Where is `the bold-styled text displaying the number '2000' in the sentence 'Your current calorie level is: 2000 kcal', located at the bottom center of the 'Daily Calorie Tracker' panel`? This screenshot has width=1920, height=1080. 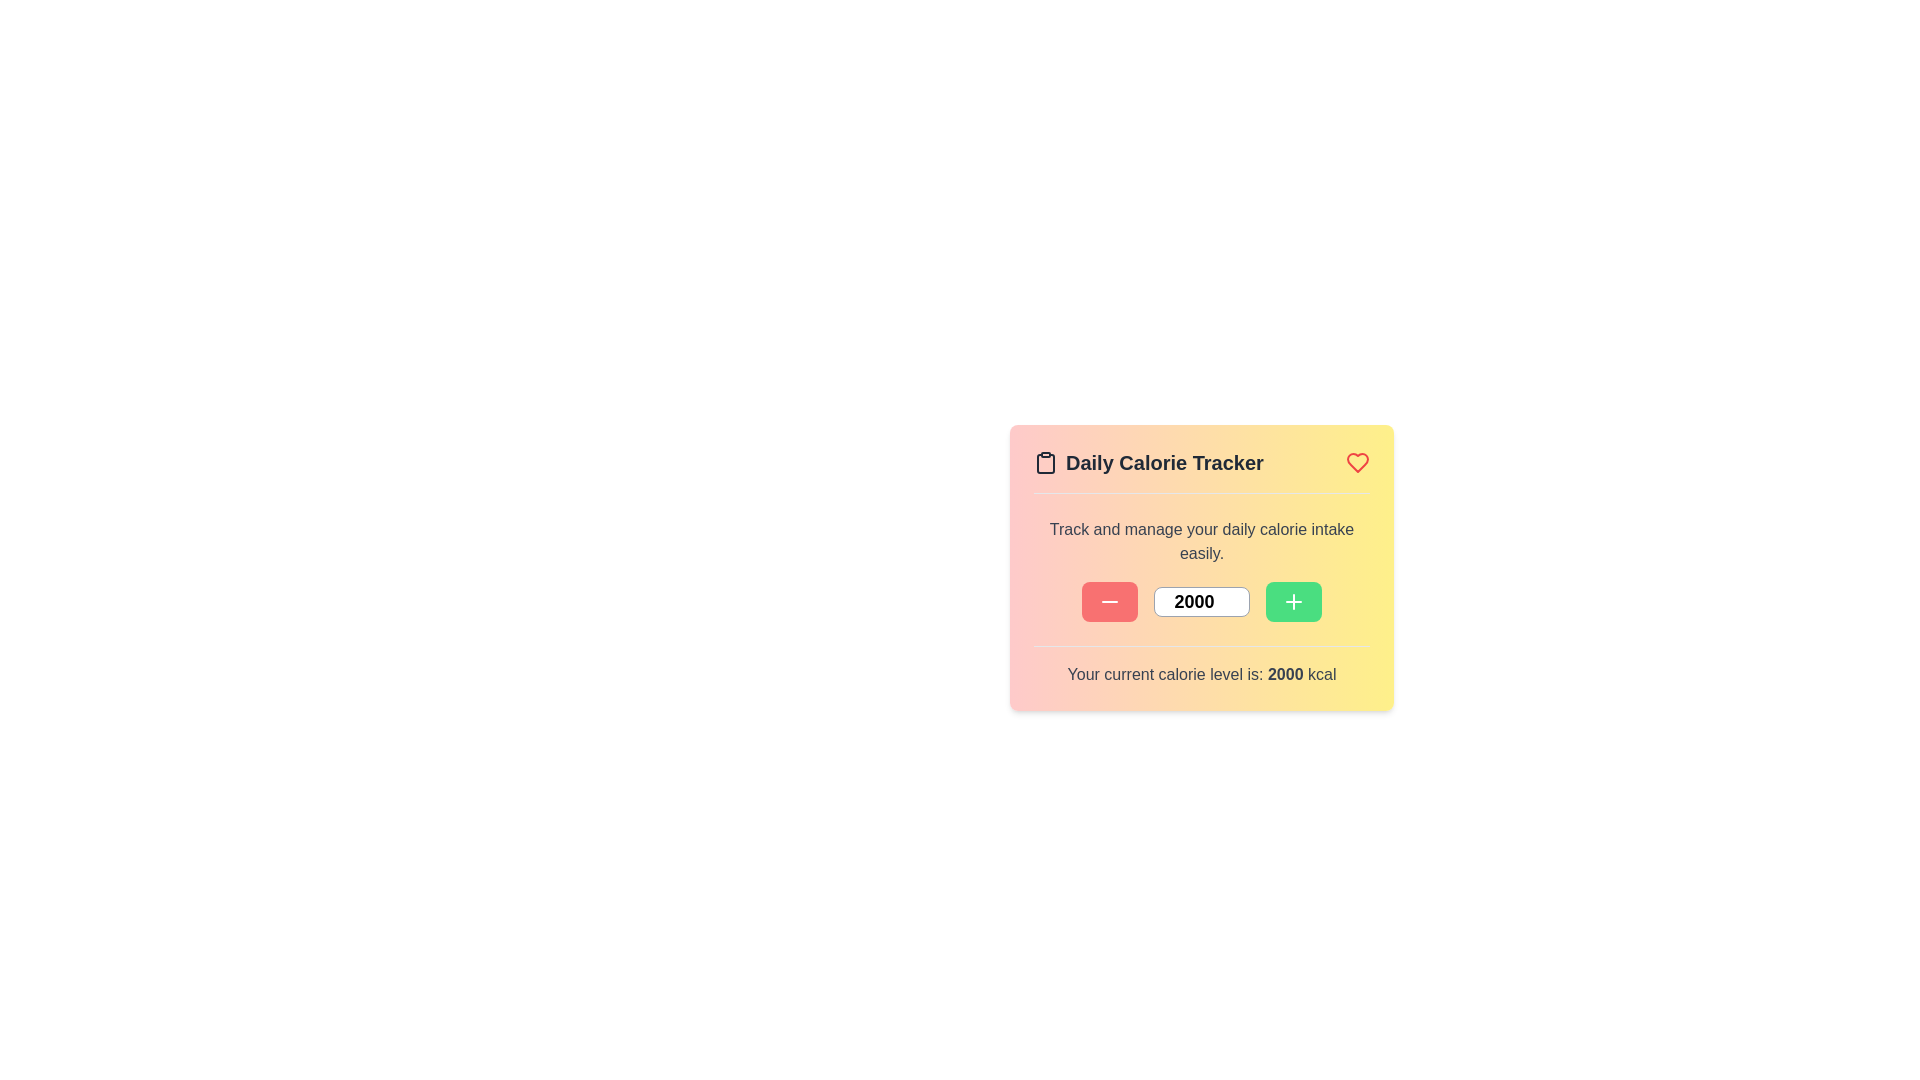 the bold-styled text displaying the number '2000' in the sentence 'Your current calorie level is: 2000 kcal', located at the bottom center of the 'Daily Calorie Tracker' panel is located at coordinates (1285, 674).